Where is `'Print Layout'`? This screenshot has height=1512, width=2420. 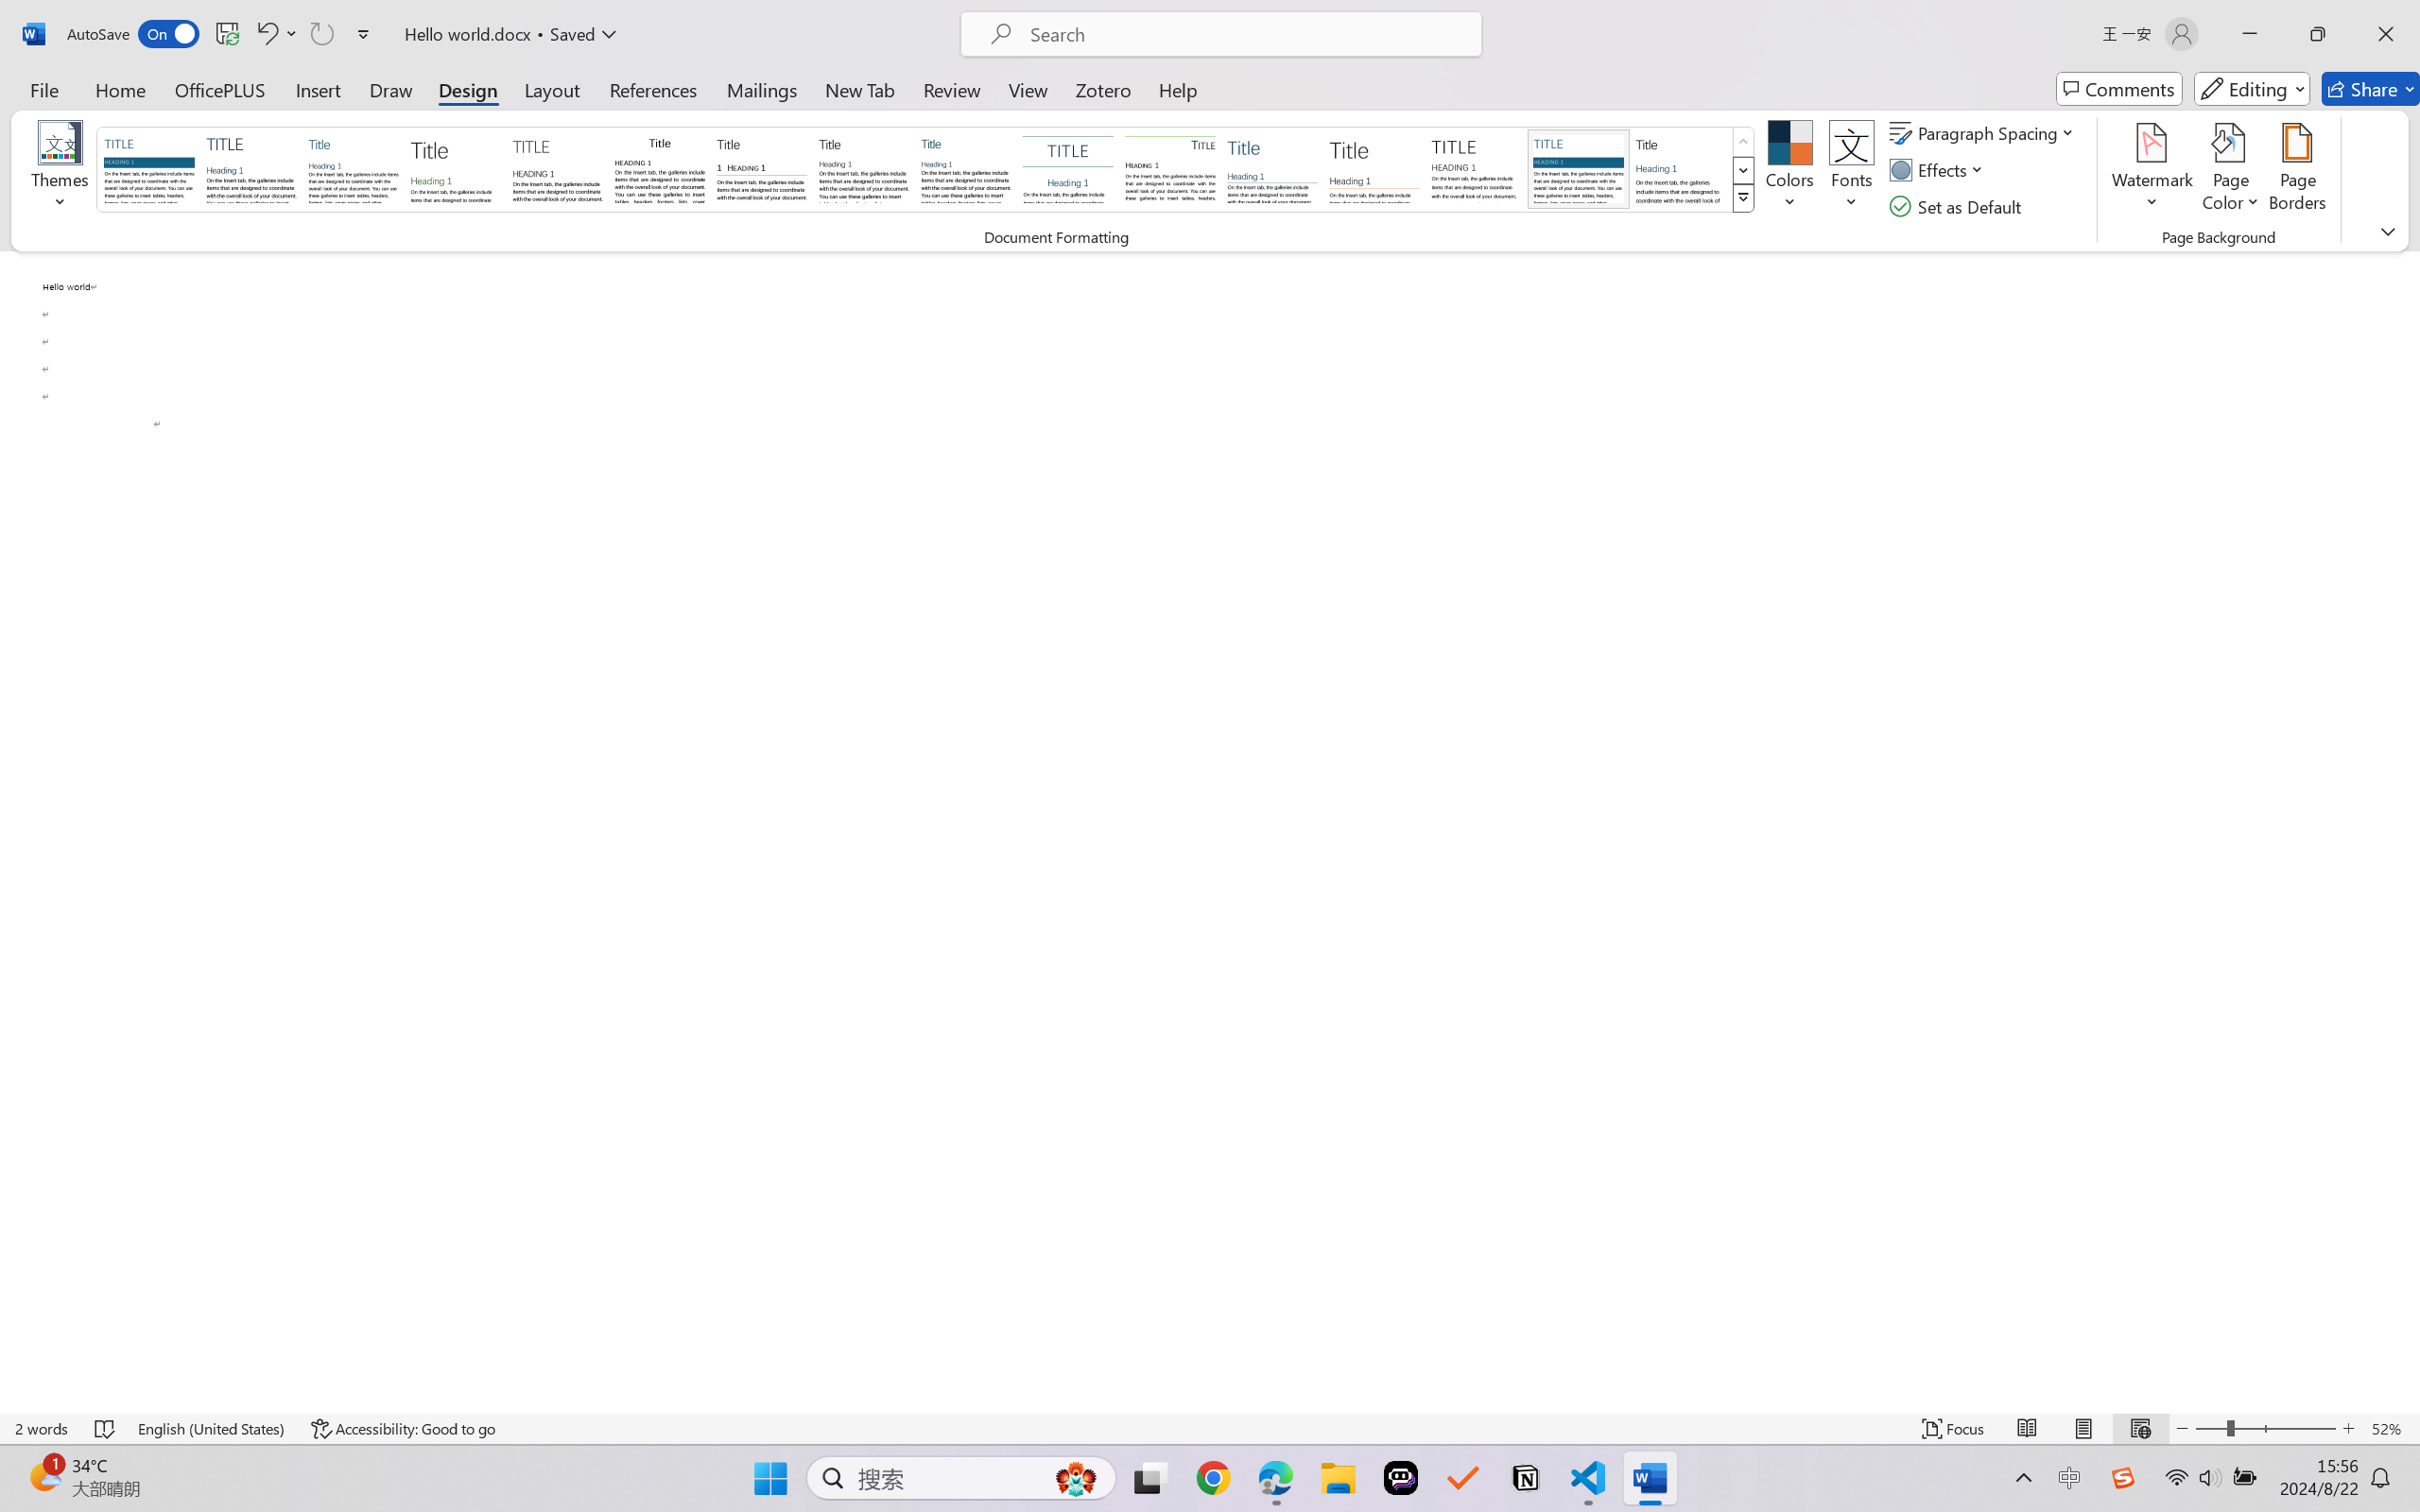
'Print Layout' is located at coordinates (2083, 1428).